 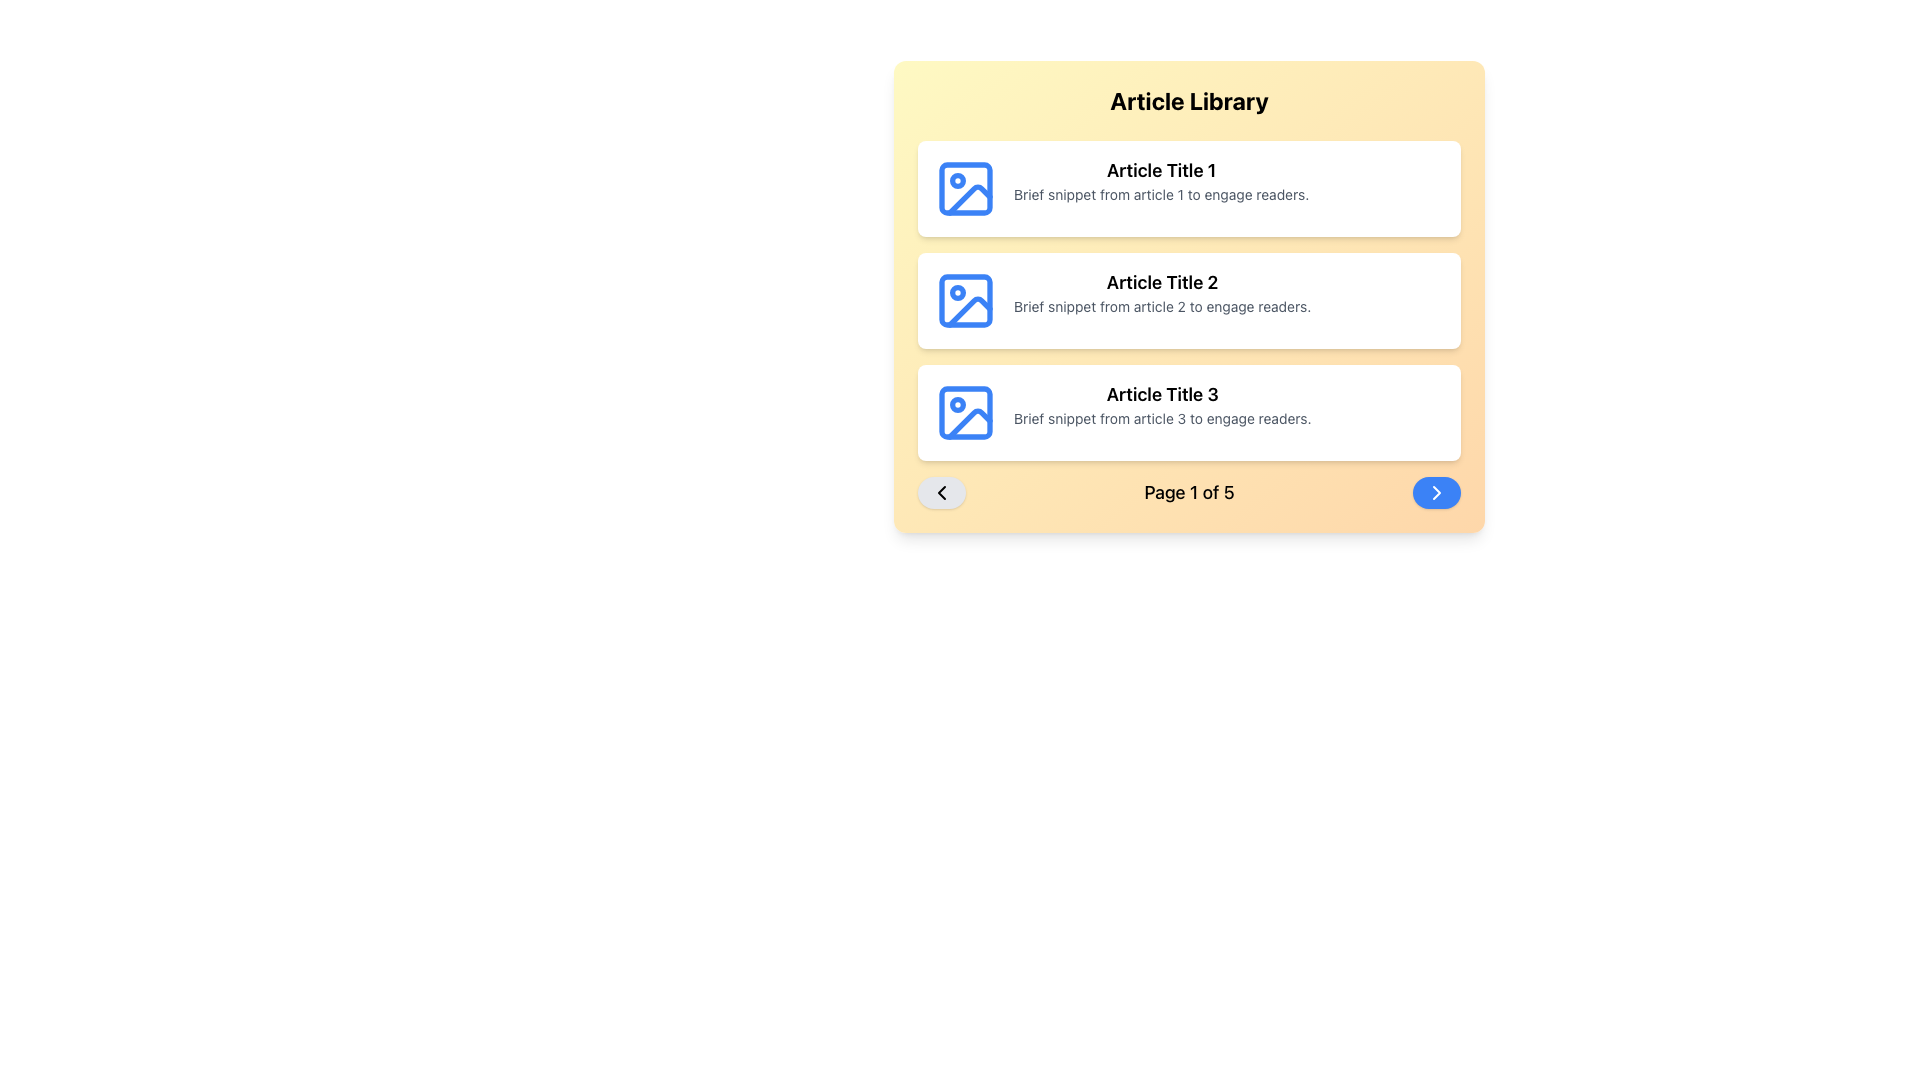 What do you see at coordinates (1162, 394) in the screenshot?
I see `the text label styled as a heading for the third article in the list, which serves as the headline for the article, allowing users to recognize the content quickly` at bounding box center [1162, 394].